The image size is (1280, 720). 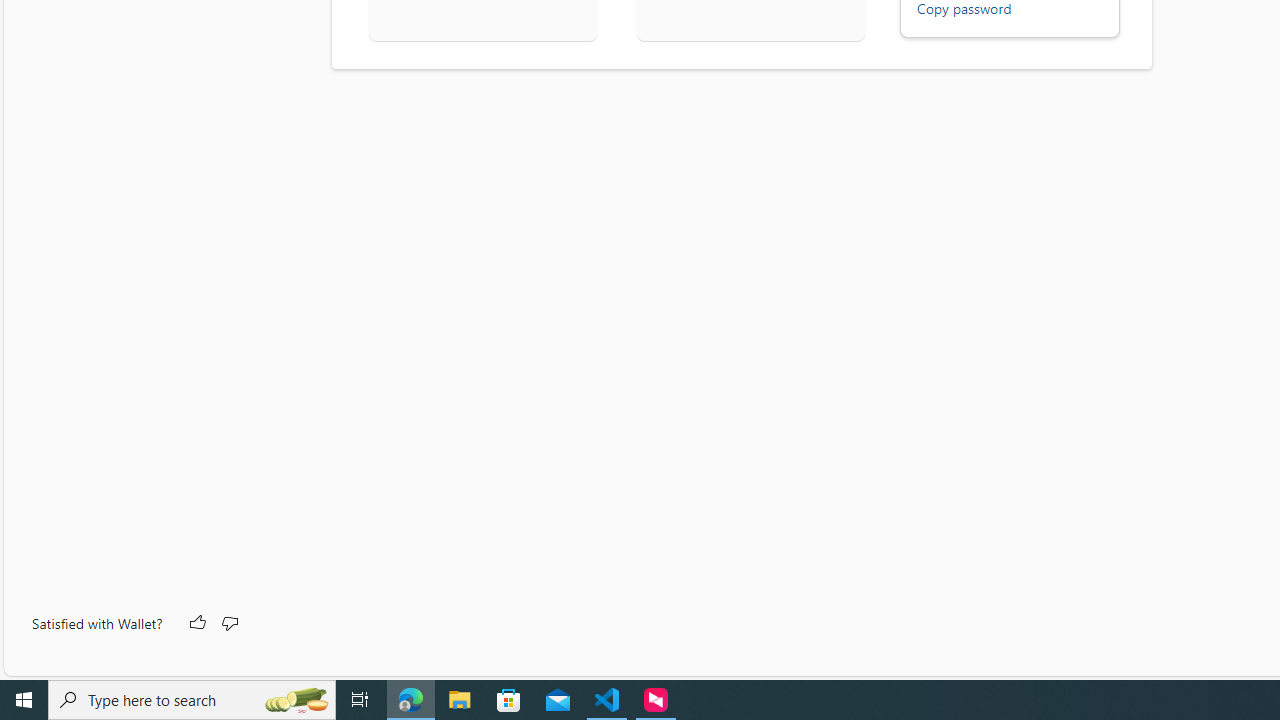 What do you see at coordinates (606, 698) in the screenshot?
I see `'Visual Studio Code - 1 running window'` at bounding box center [606, 698].